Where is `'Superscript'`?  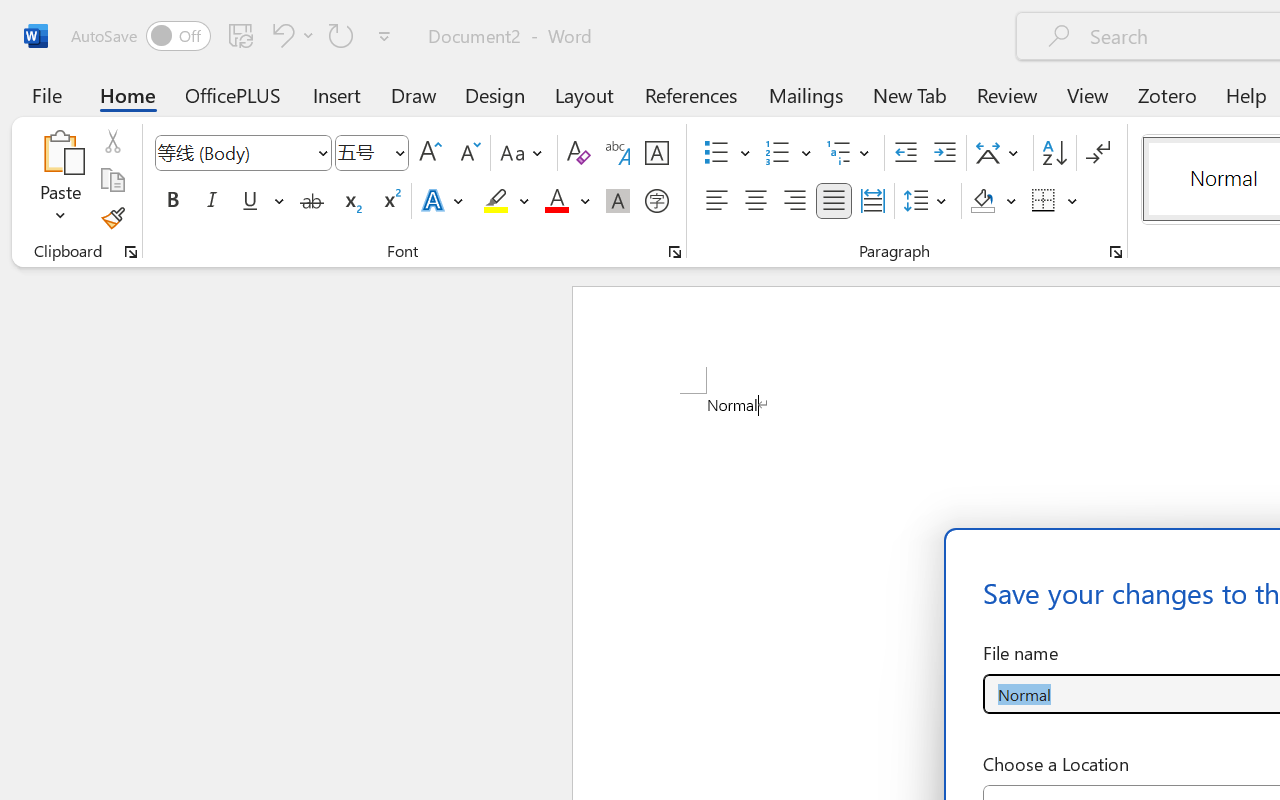 'Superscript' is located at coordinates (390, 201).